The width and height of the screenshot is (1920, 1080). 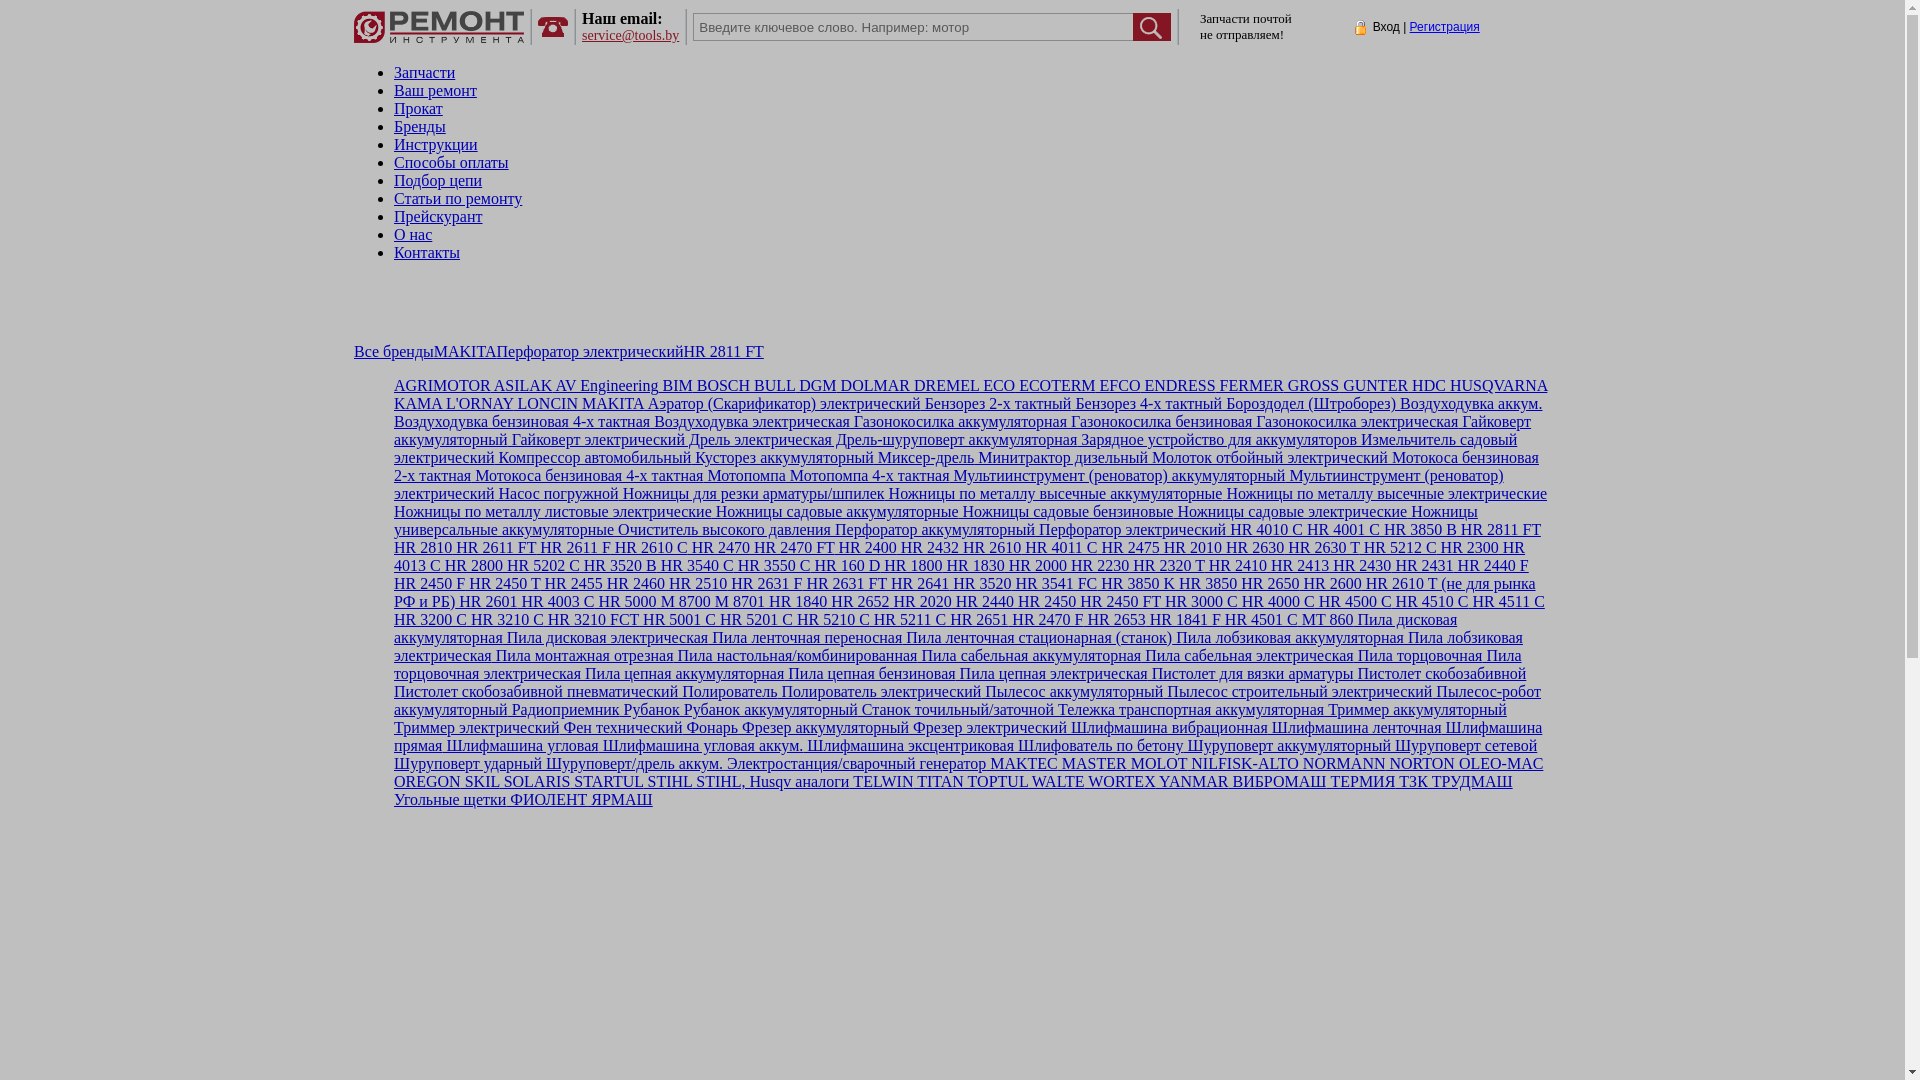 What do you see at coordinates (485, 600) in the screenshot?
I see `'HR 2601'` at bounding box center [485, 600].